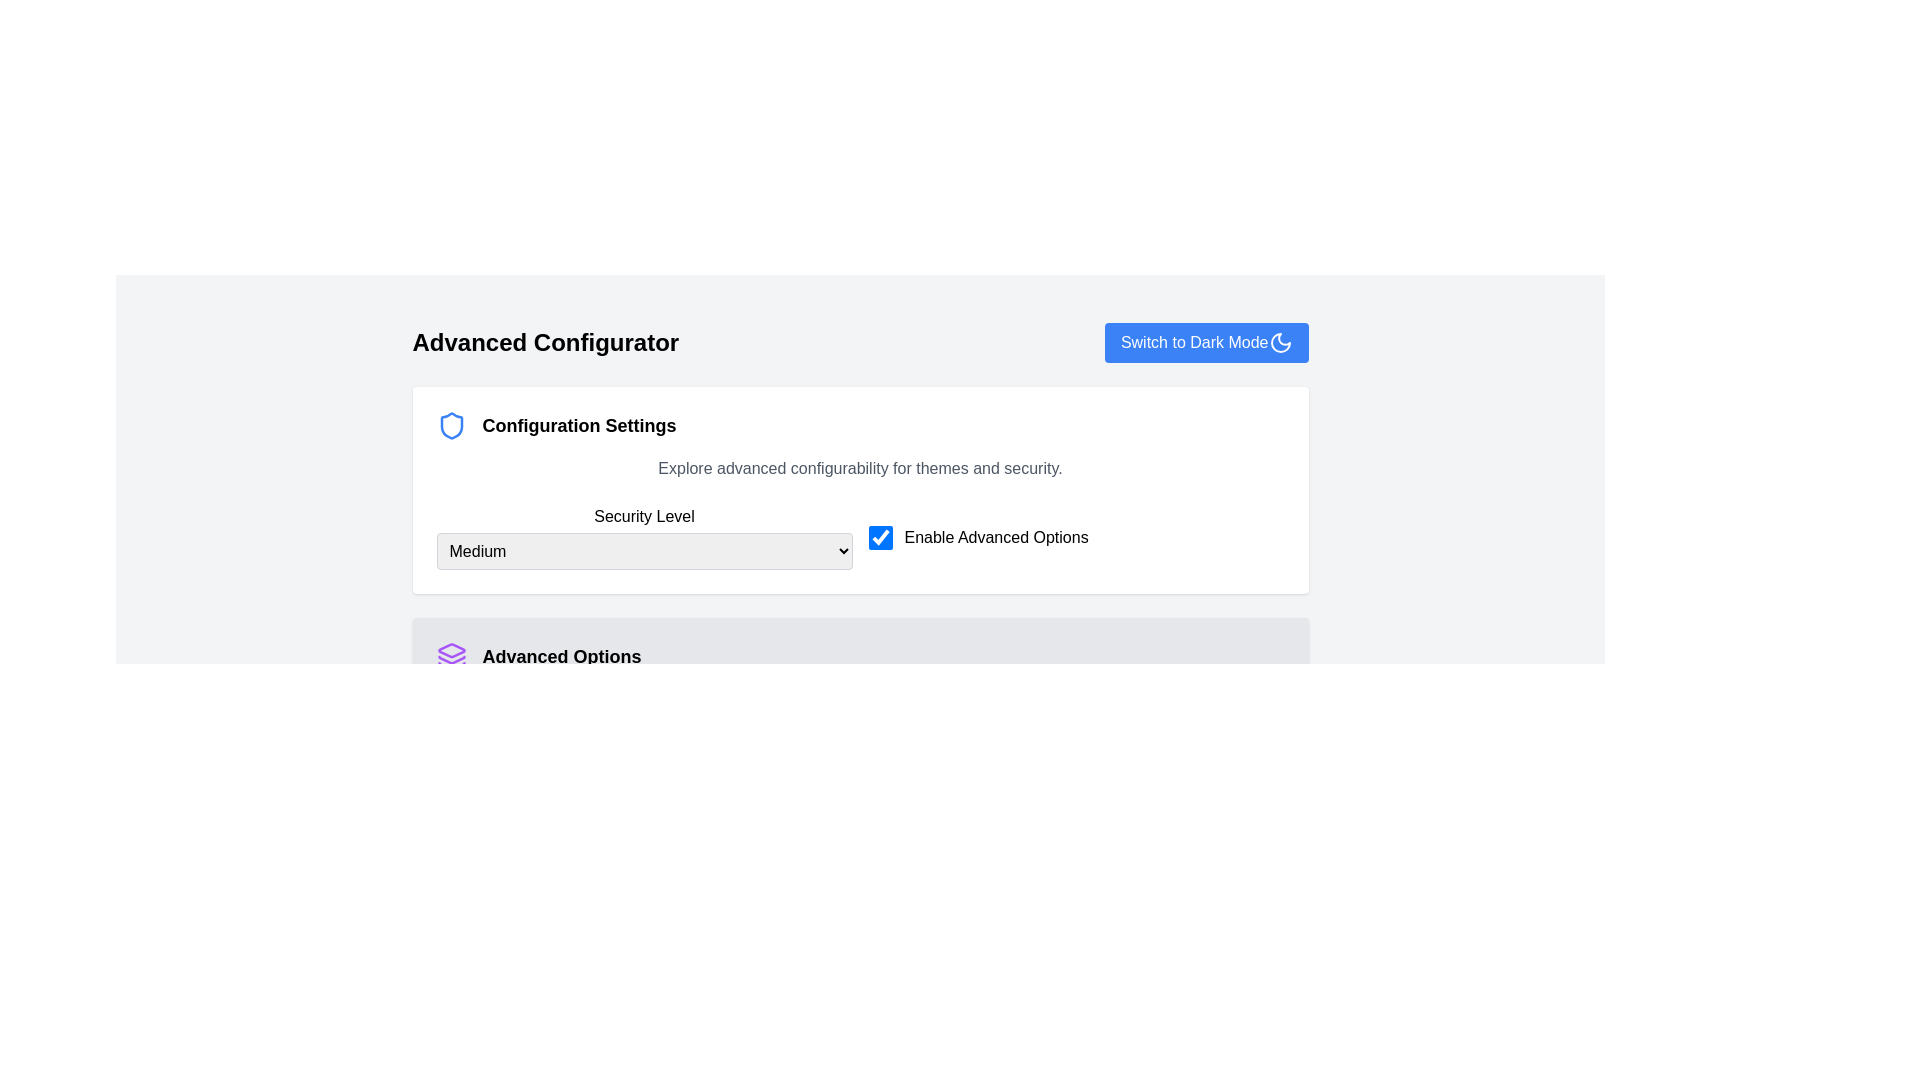  Describe the element at coordinates (860, 469) in the screenshot. I see `the static text label that provides contextual information about the configurability options available in the section, located below the title 'Configuration Settings'` at that location.